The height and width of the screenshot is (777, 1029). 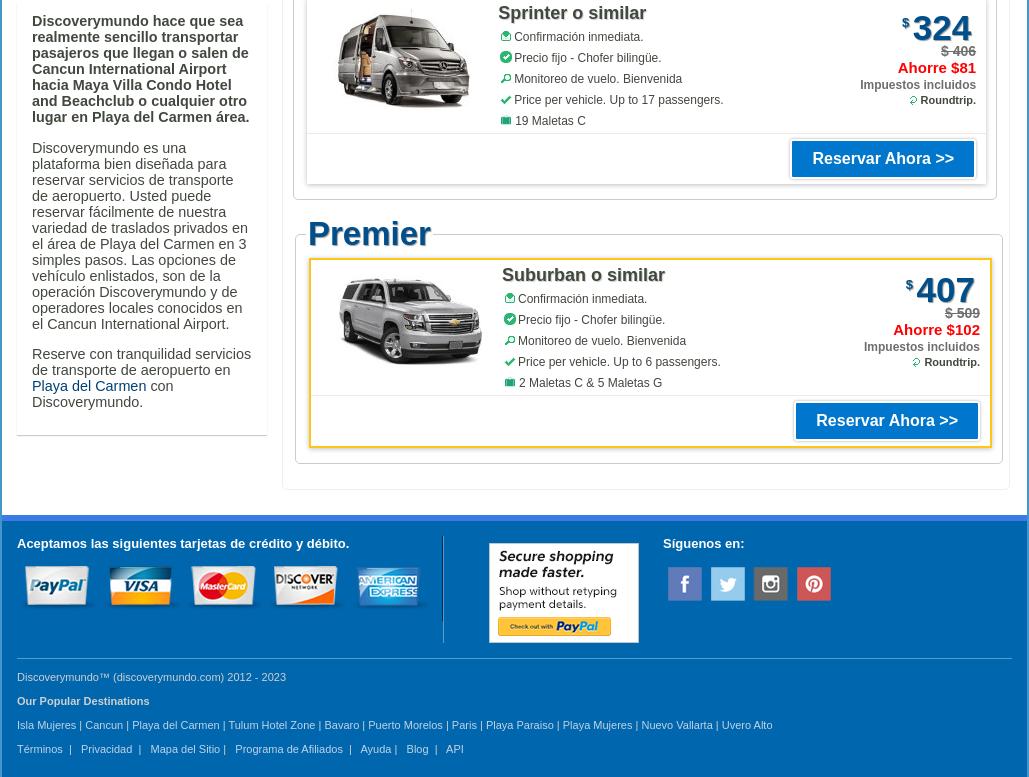 I want to click on 'Discoverymundo™ (discoverymundo.com) 2012 - 2023', so click(x=151, y=677).